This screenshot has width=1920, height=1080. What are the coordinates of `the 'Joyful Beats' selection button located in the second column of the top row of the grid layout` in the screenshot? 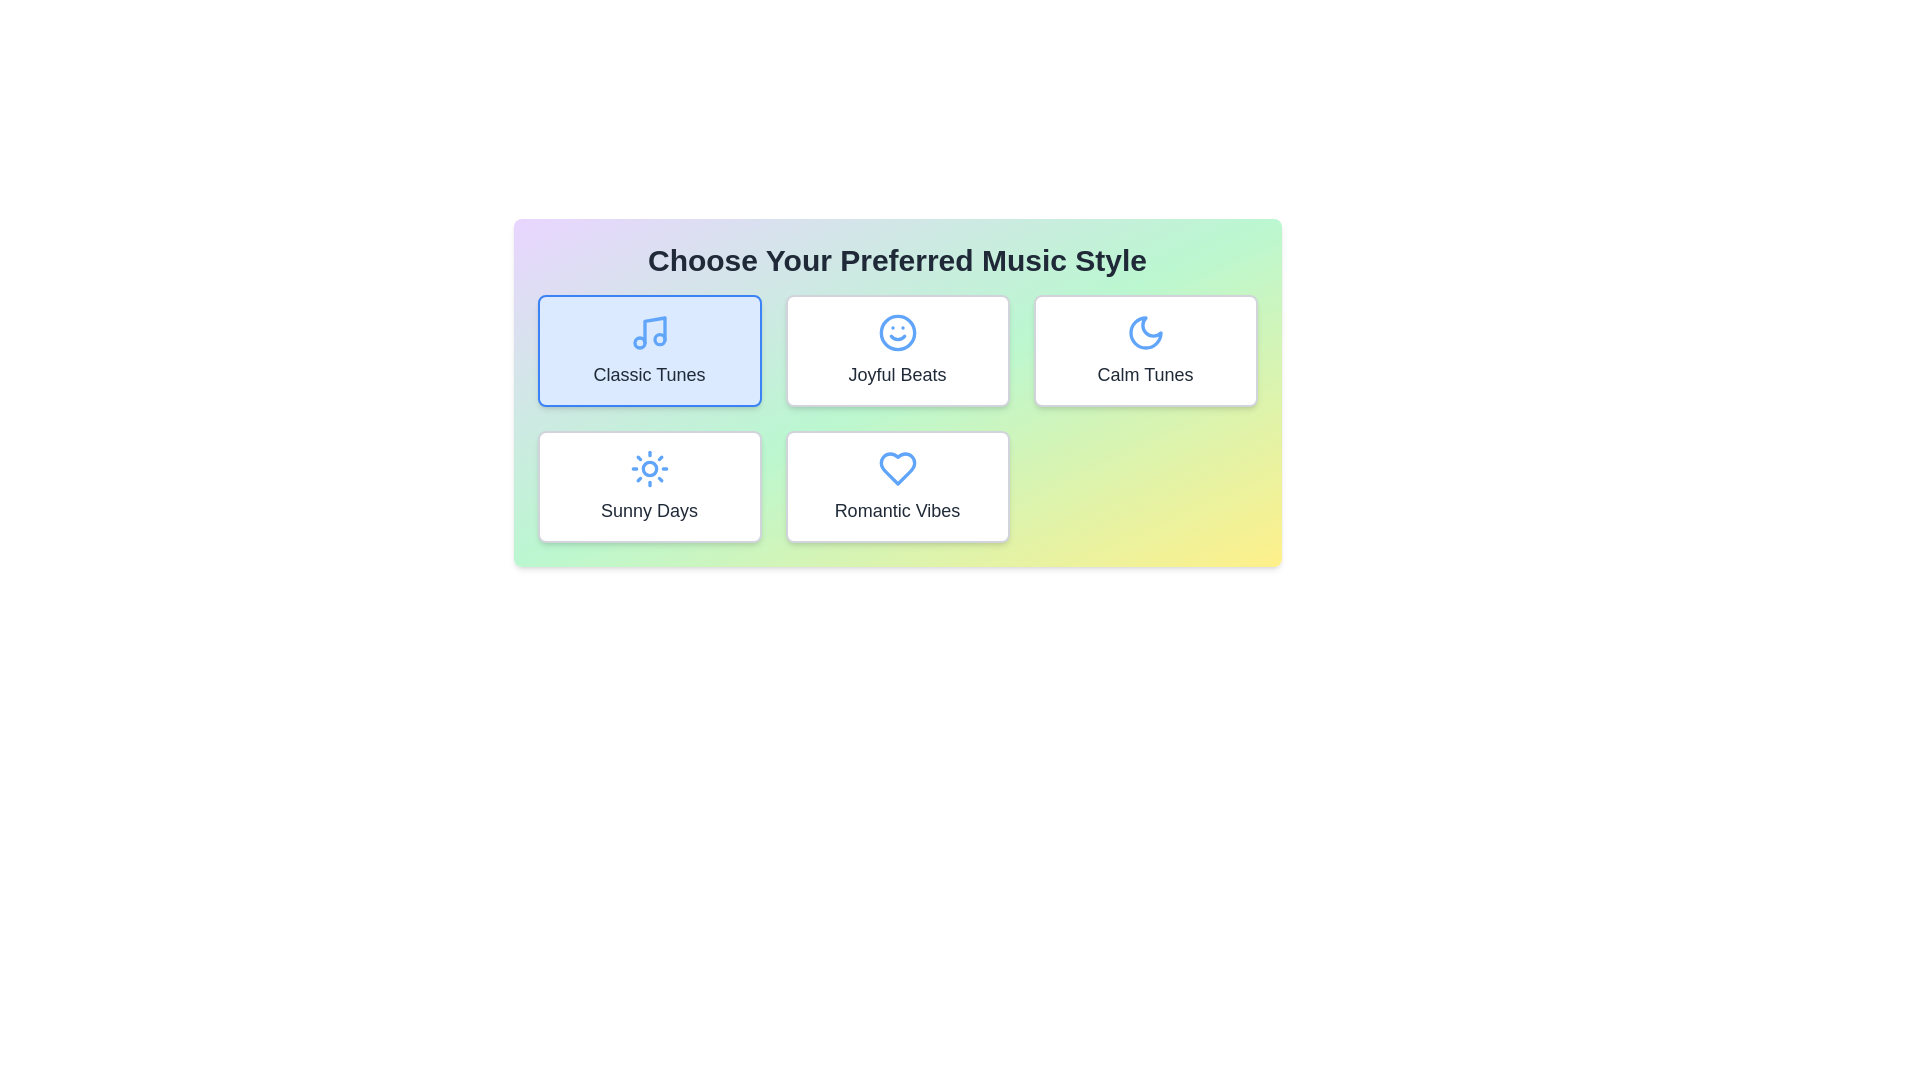 It's located at (896, 350).